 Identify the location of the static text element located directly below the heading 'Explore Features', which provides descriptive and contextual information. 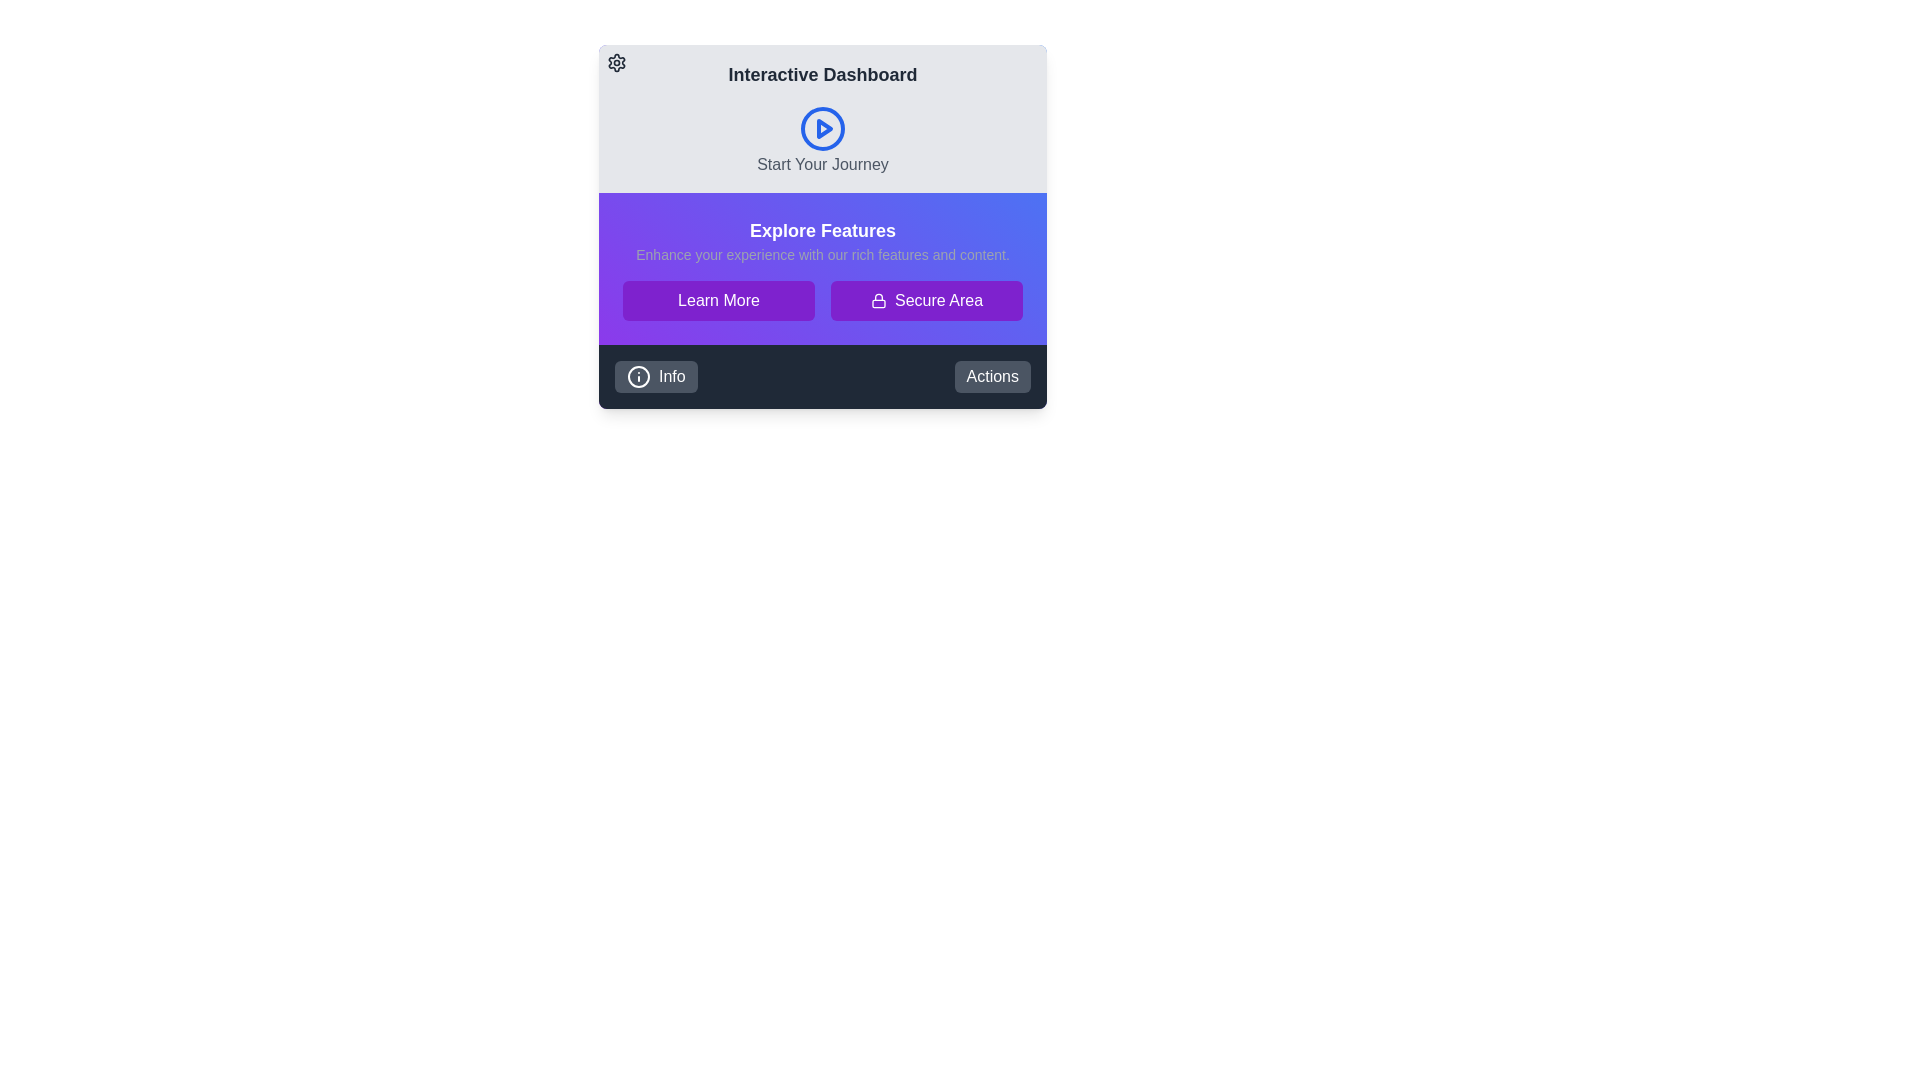
(822, 253).